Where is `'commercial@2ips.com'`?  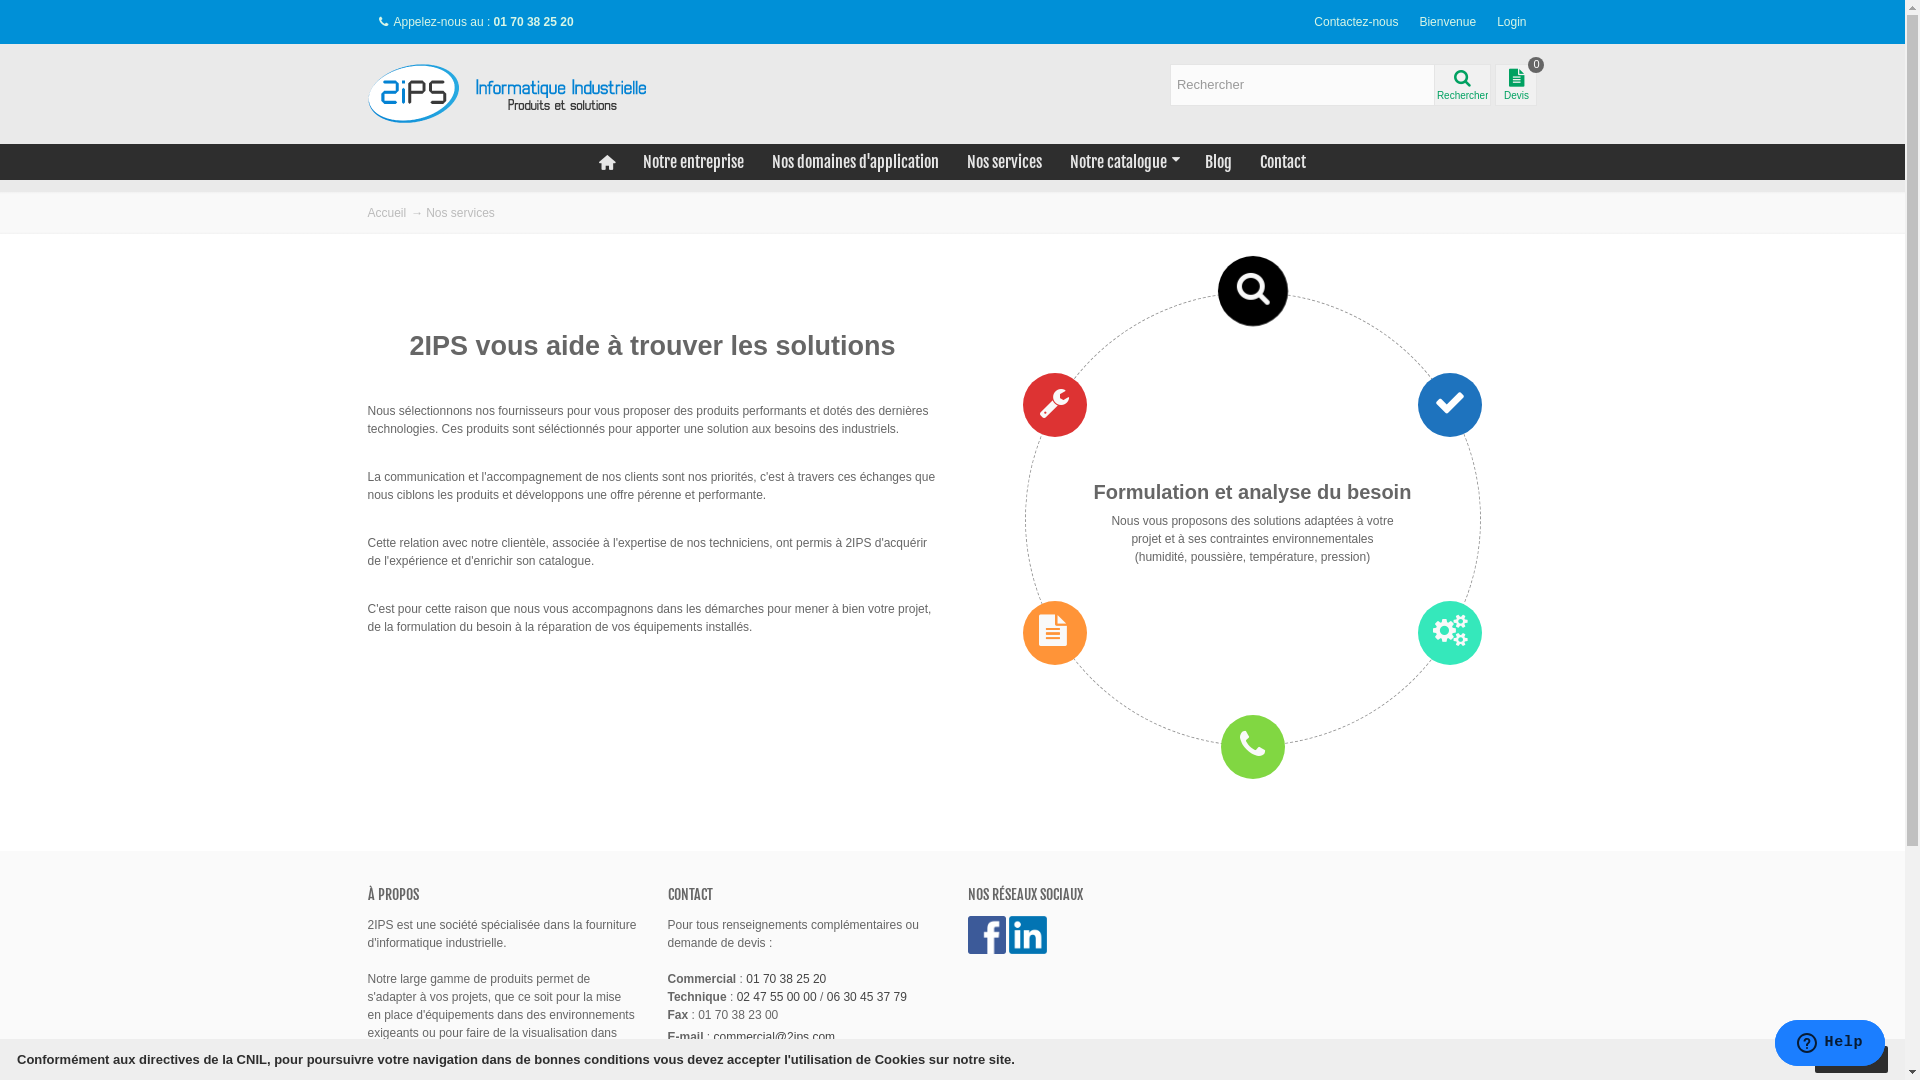
'commercial@2ips.com' is located at coordinates (773, 1036).